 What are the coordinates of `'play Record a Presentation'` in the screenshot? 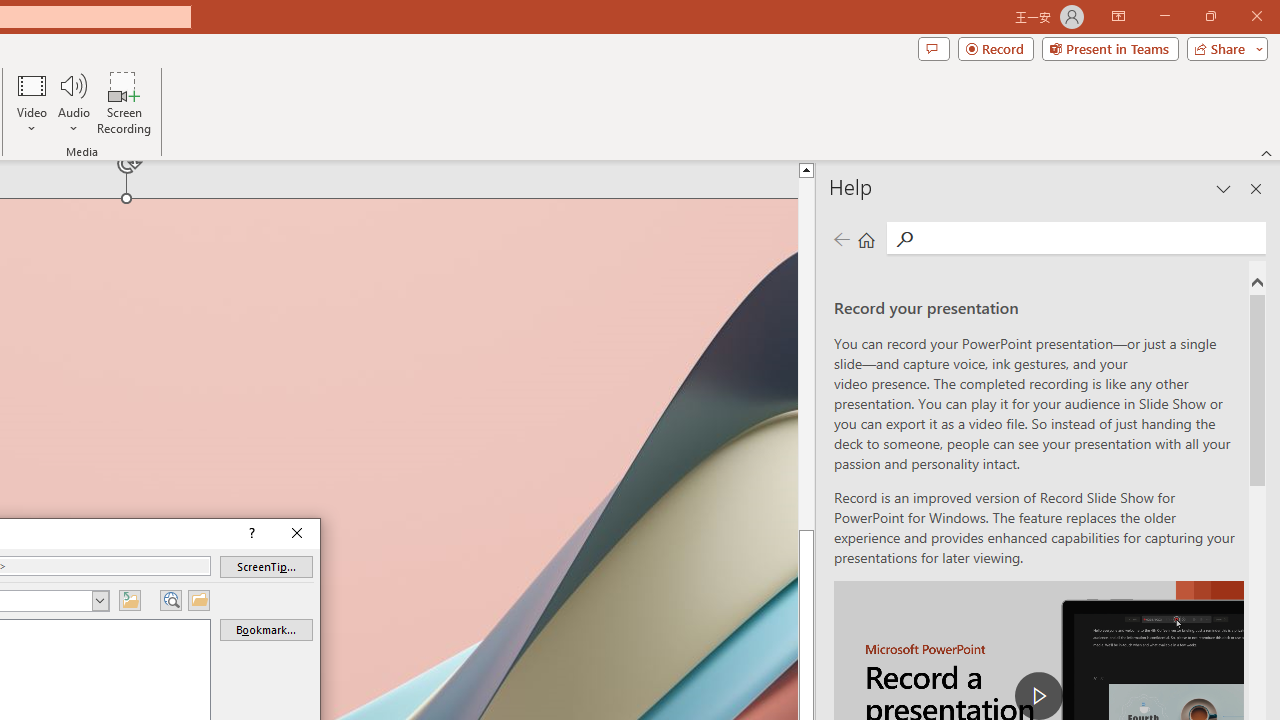 It's located at (1038, 694).